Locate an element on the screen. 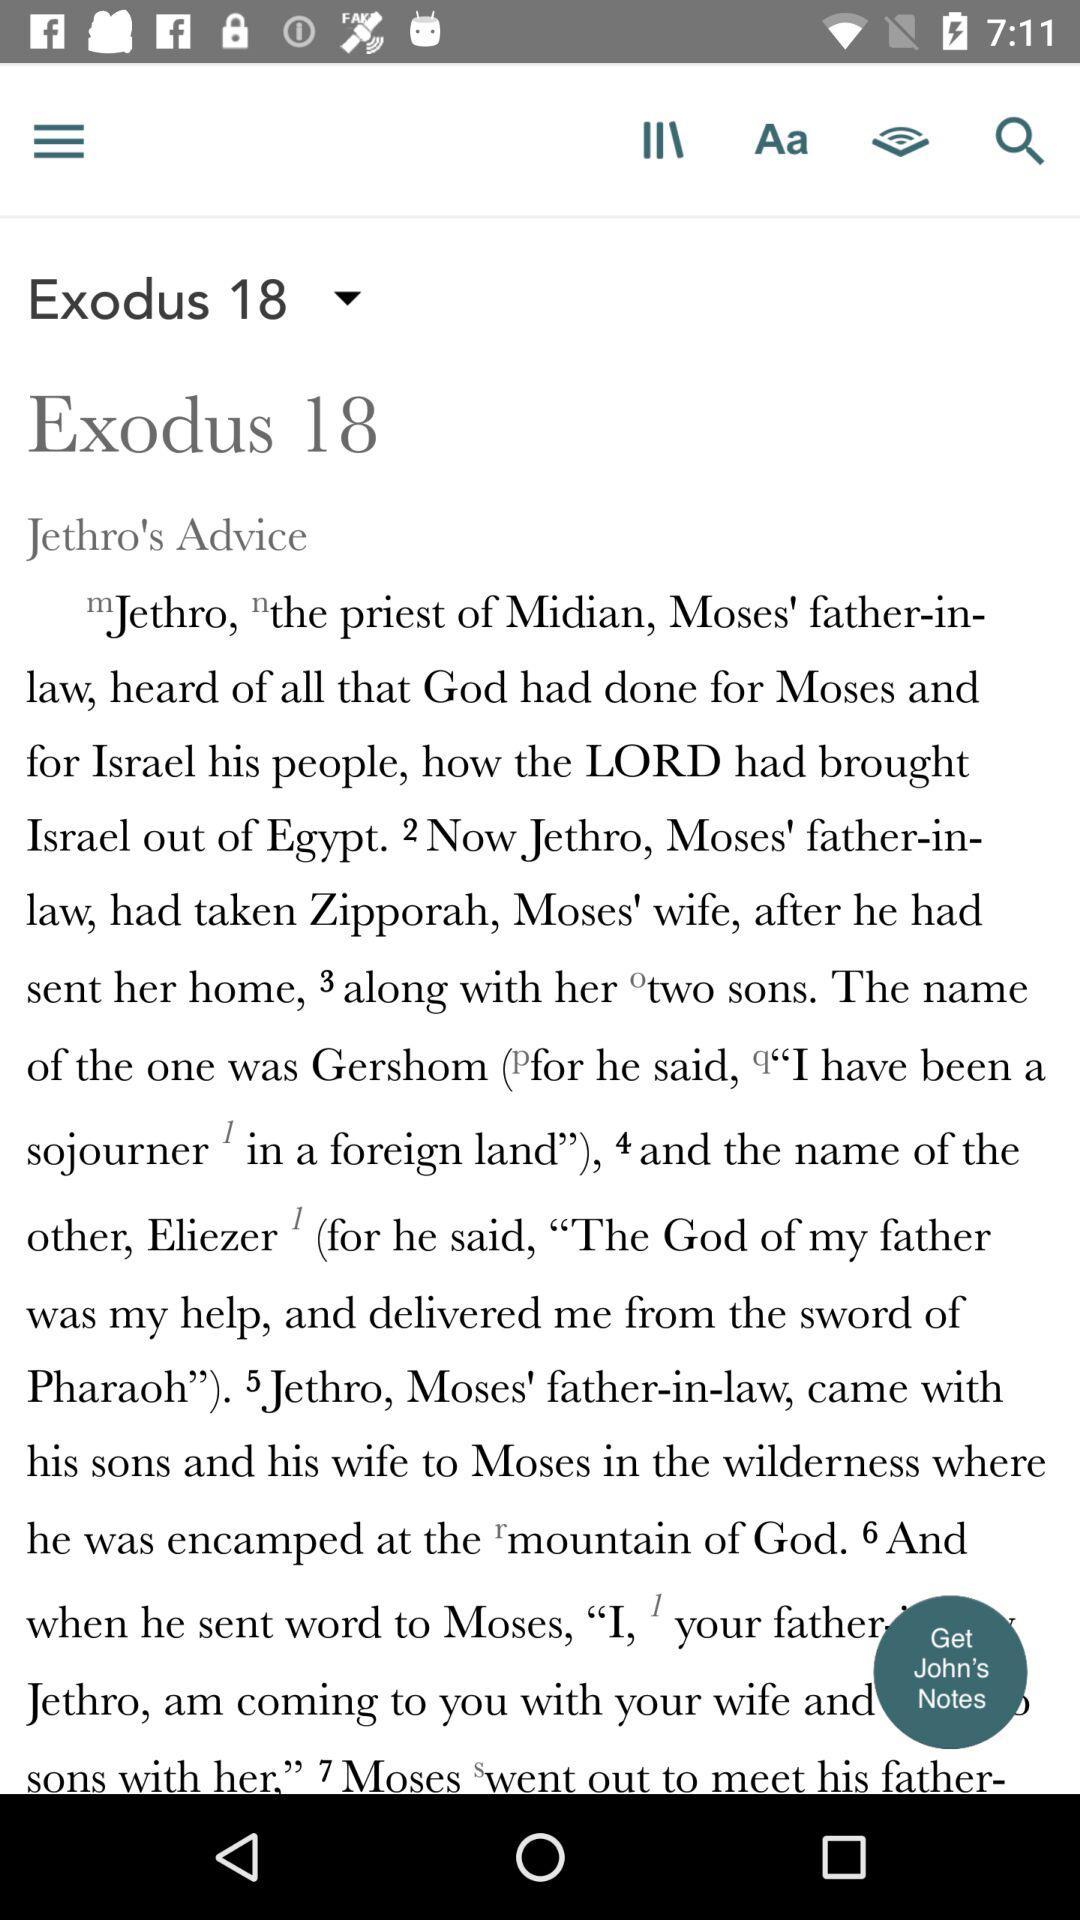  search page is located at coordinates (1020, 139).